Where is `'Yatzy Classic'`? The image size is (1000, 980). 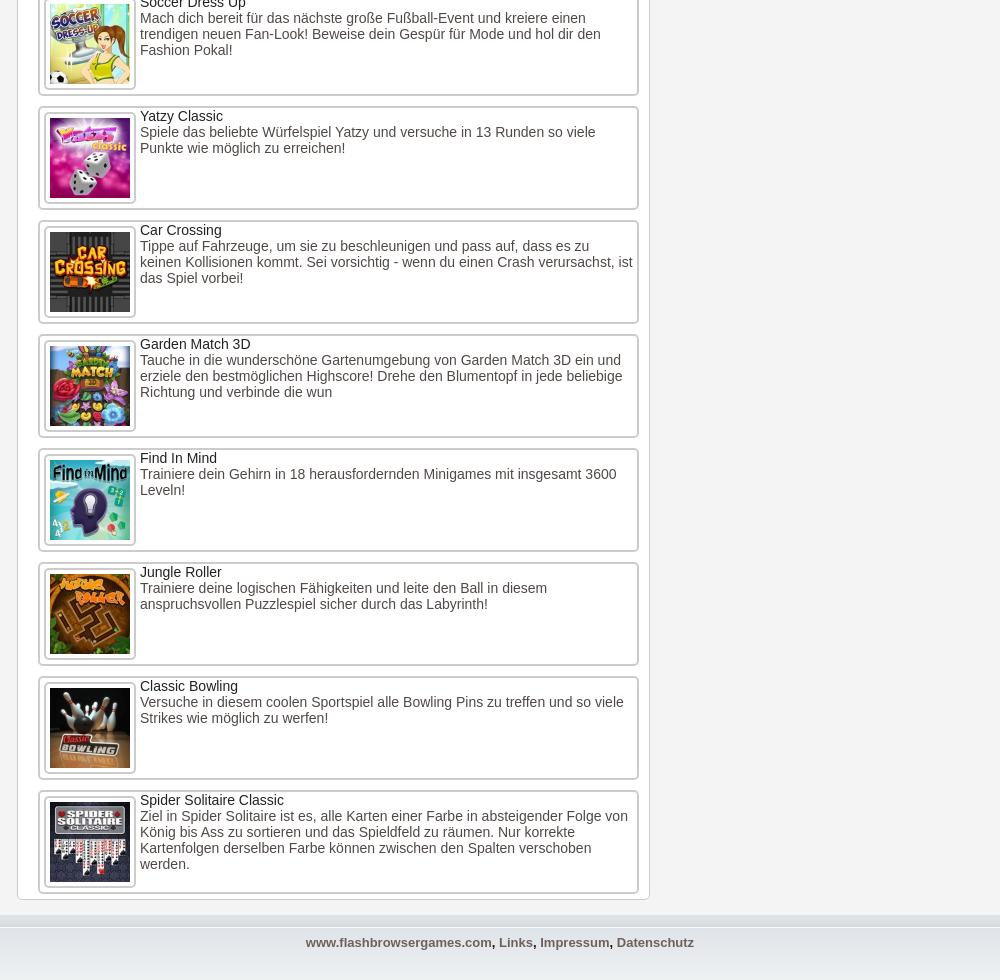
'Yatzy Classic' is located at coordinates (181, 116).